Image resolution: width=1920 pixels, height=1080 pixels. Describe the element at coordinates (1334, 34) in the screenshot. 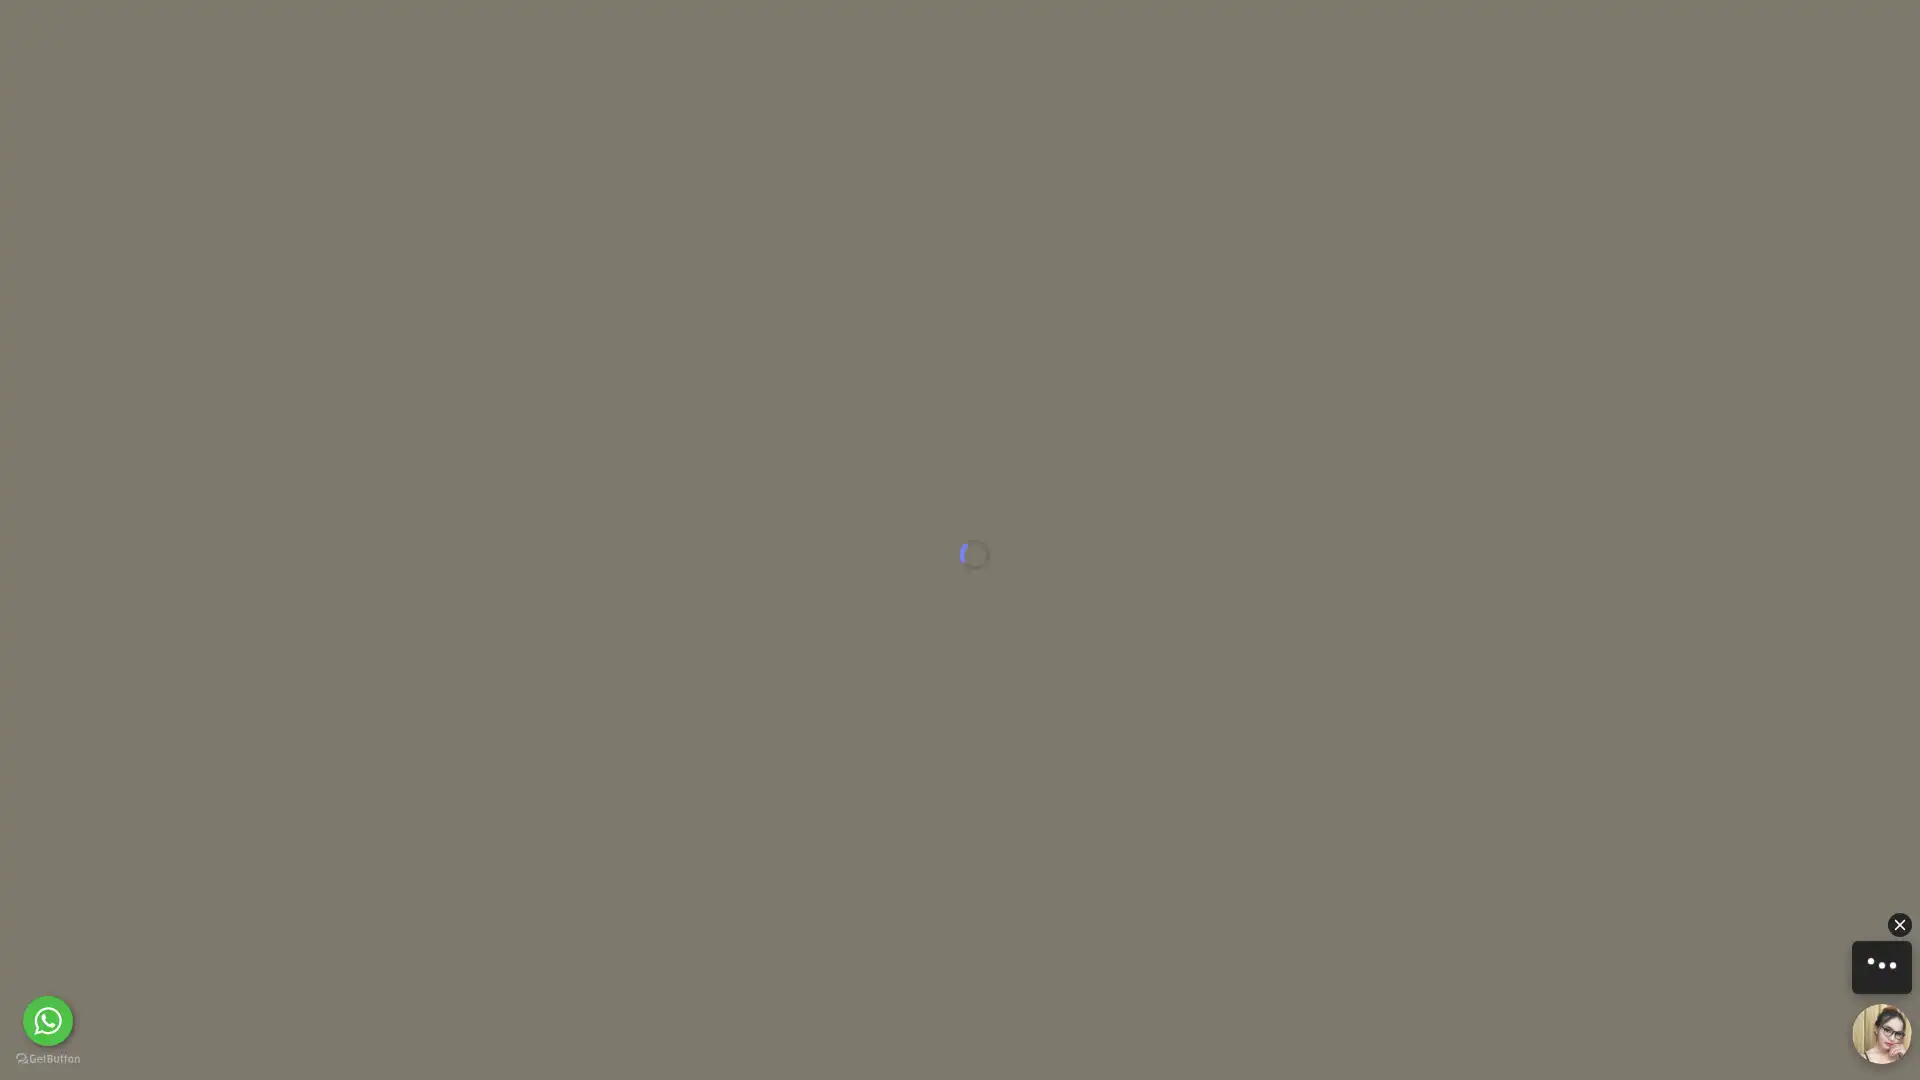

I see `LOGIN` at that location.